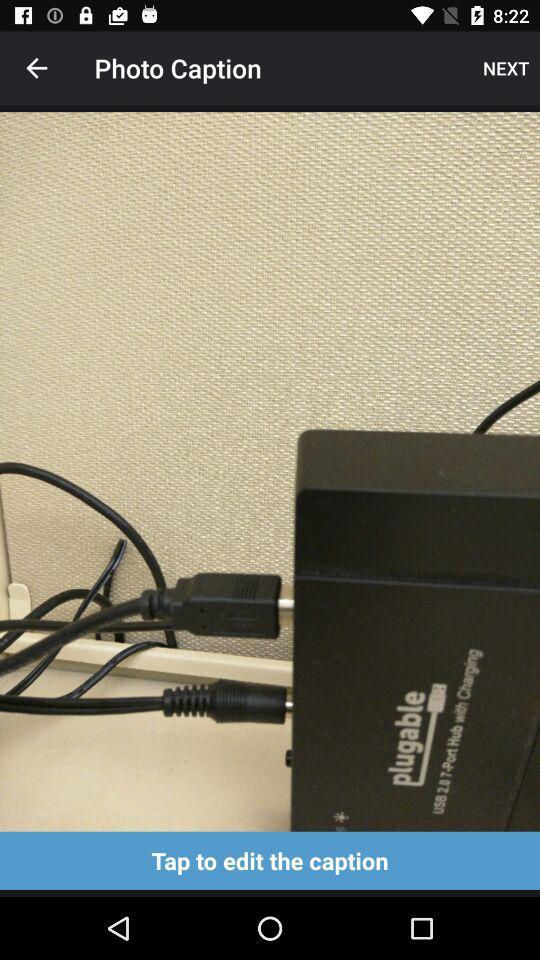 The height and width of the screenshot is (960, 540). I want to click on to edit the caption, so click(270, 859).